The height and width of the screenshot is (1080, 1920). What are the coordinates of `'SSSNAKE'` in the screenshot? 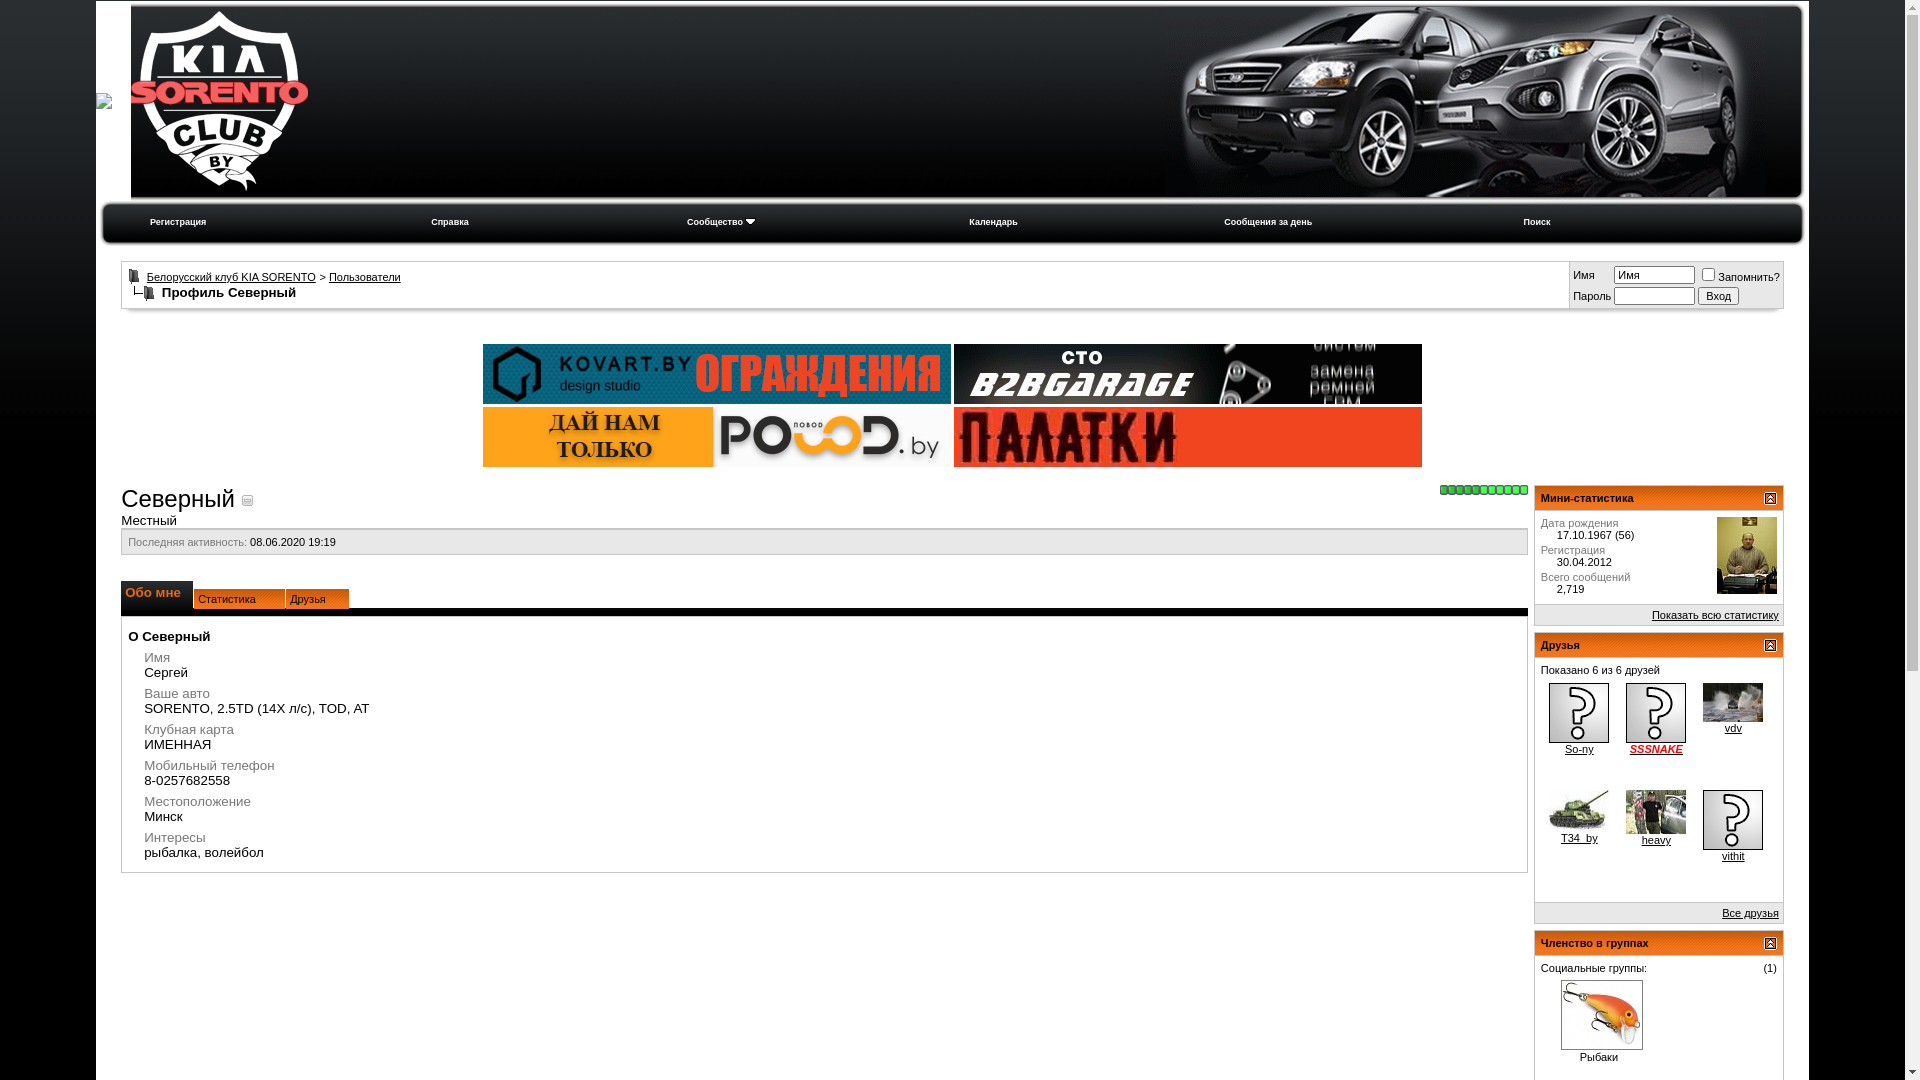 It's located at (1656, 748).